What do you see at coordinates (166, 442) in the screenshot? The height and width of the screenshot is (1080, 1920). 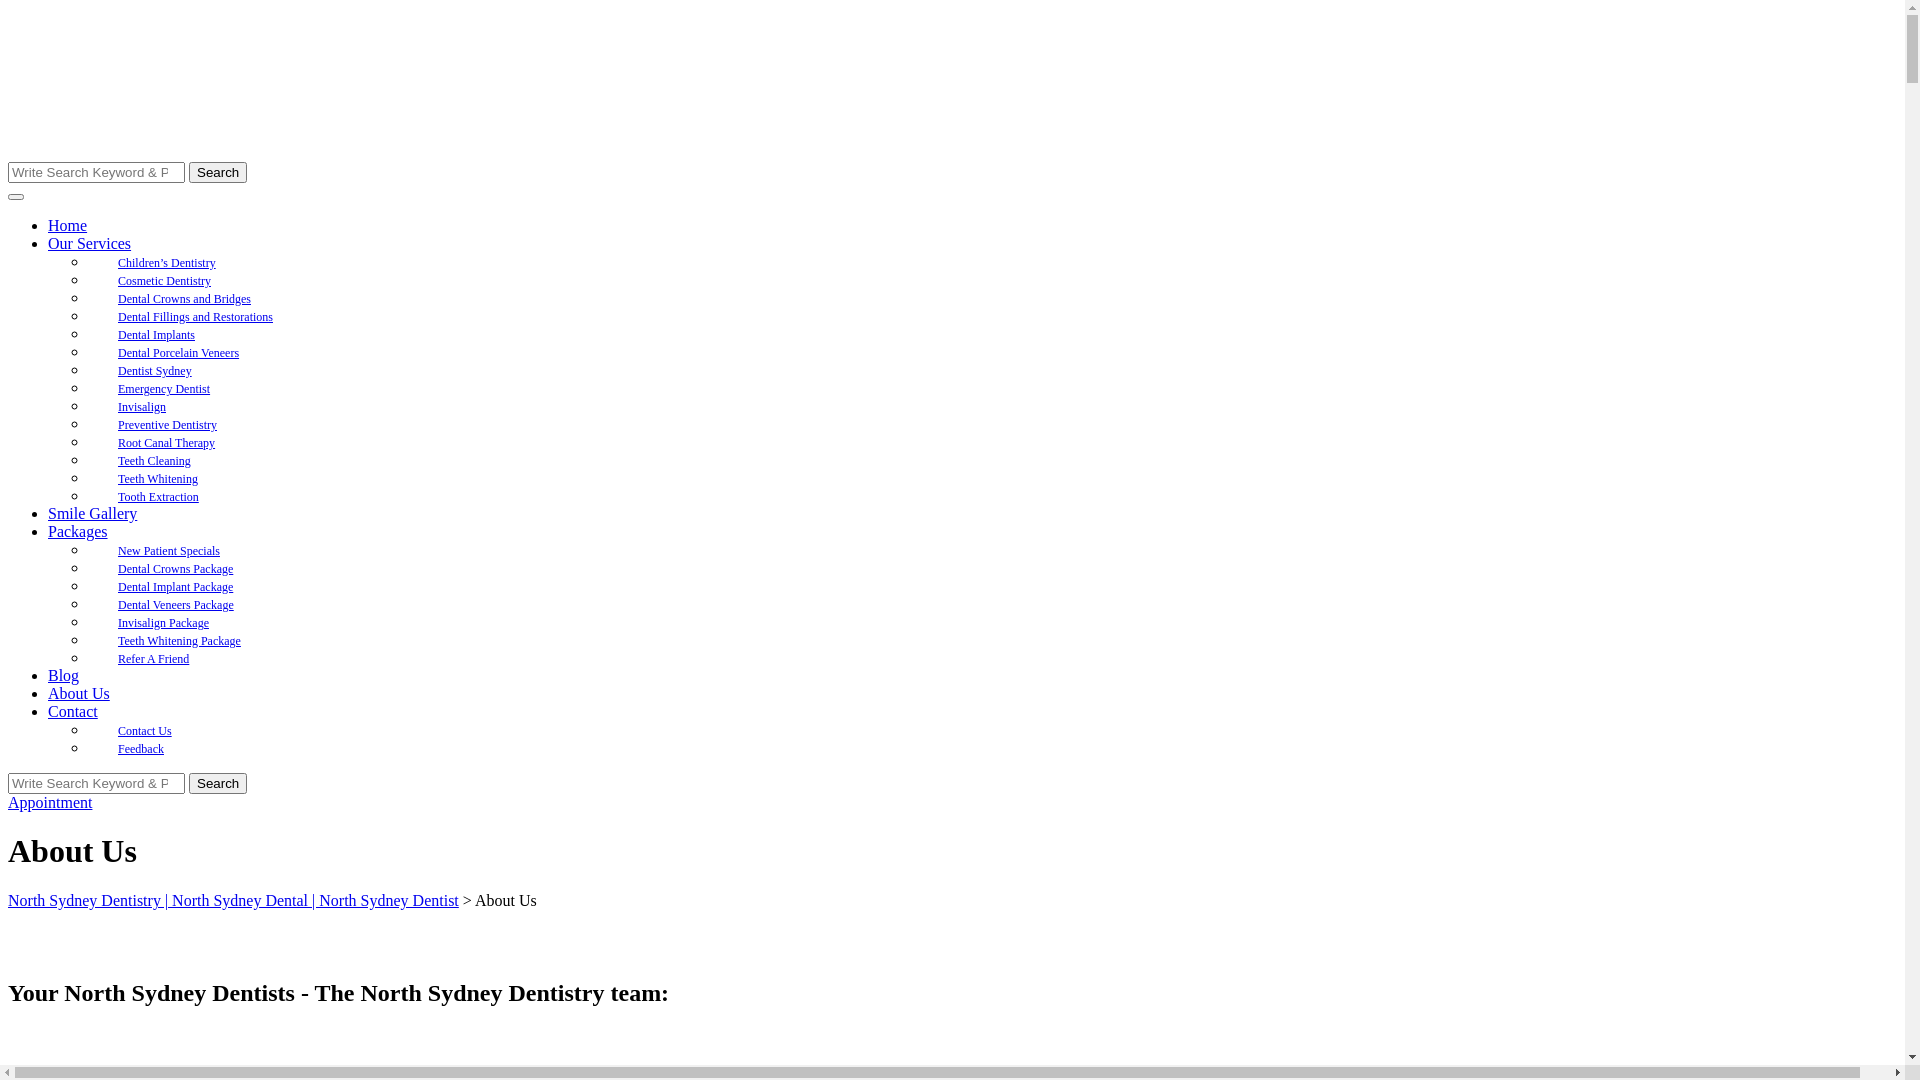 I see `'Root Canal Therapy'` at bounding box center [166, 442].